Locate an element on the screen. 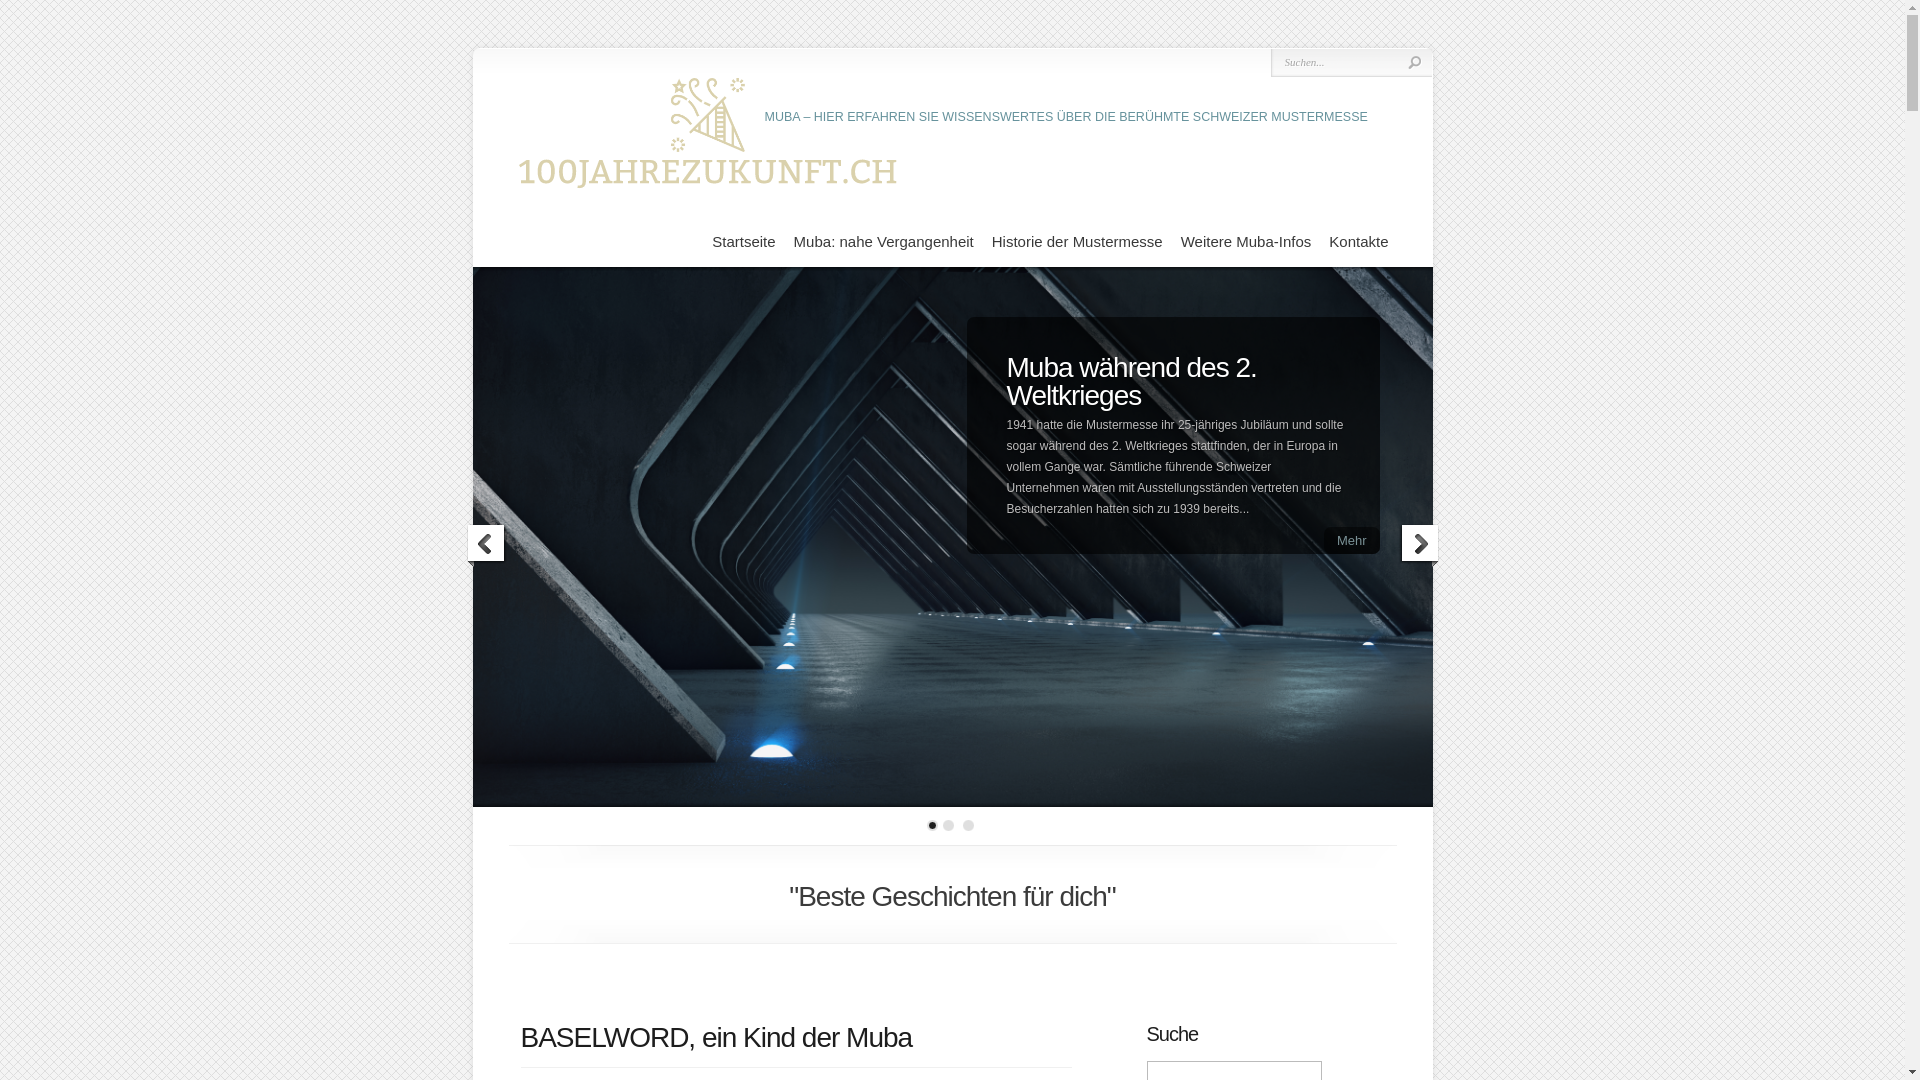 The width and height of the screenshot is (1920, 1080). 'Muba: nahe Vergangenheit' is located at coordinates (882, 241).